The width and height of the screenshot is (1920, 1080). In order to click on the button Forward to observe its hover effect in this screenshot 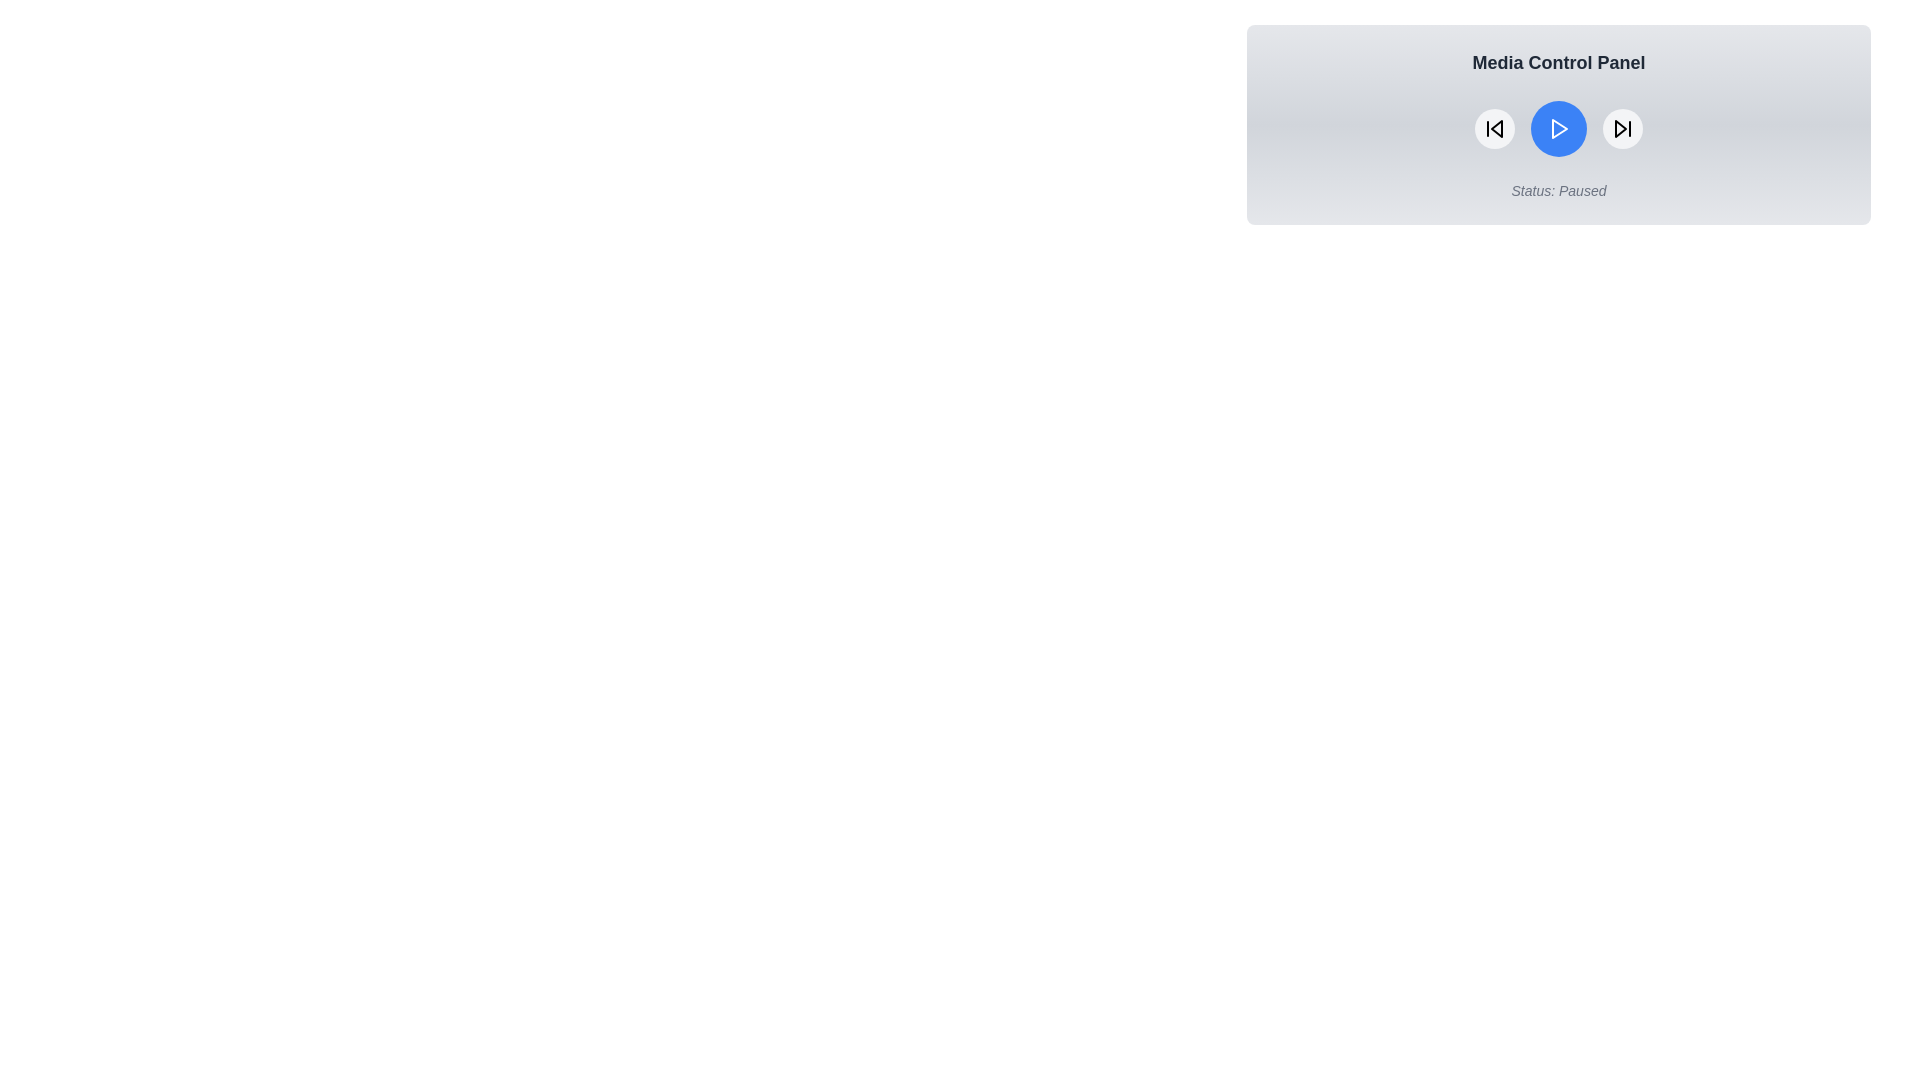, I will do `click(1622, 128)`.